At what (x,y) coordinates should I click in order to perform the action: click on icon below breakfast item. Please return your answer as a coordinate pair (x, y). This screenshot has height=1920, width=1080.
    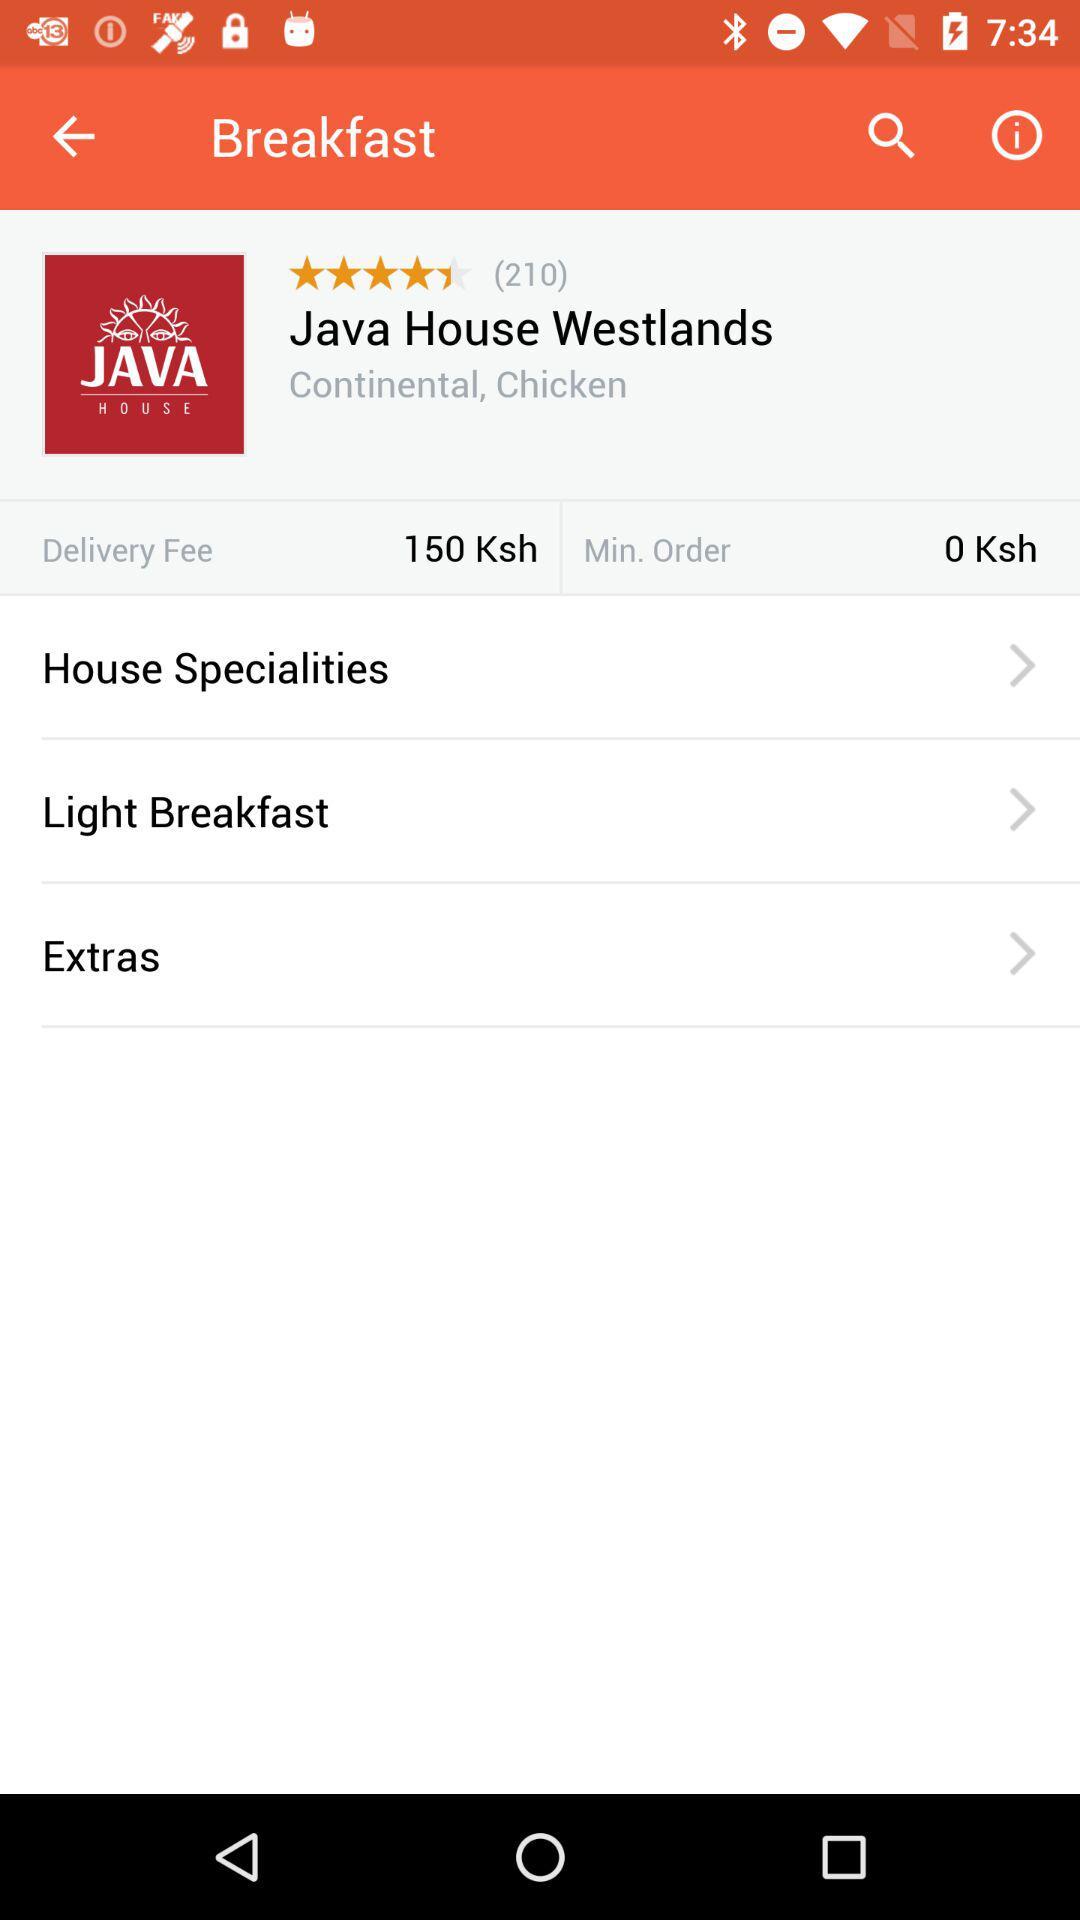
    Looking at the image, I should click on (530, 272).